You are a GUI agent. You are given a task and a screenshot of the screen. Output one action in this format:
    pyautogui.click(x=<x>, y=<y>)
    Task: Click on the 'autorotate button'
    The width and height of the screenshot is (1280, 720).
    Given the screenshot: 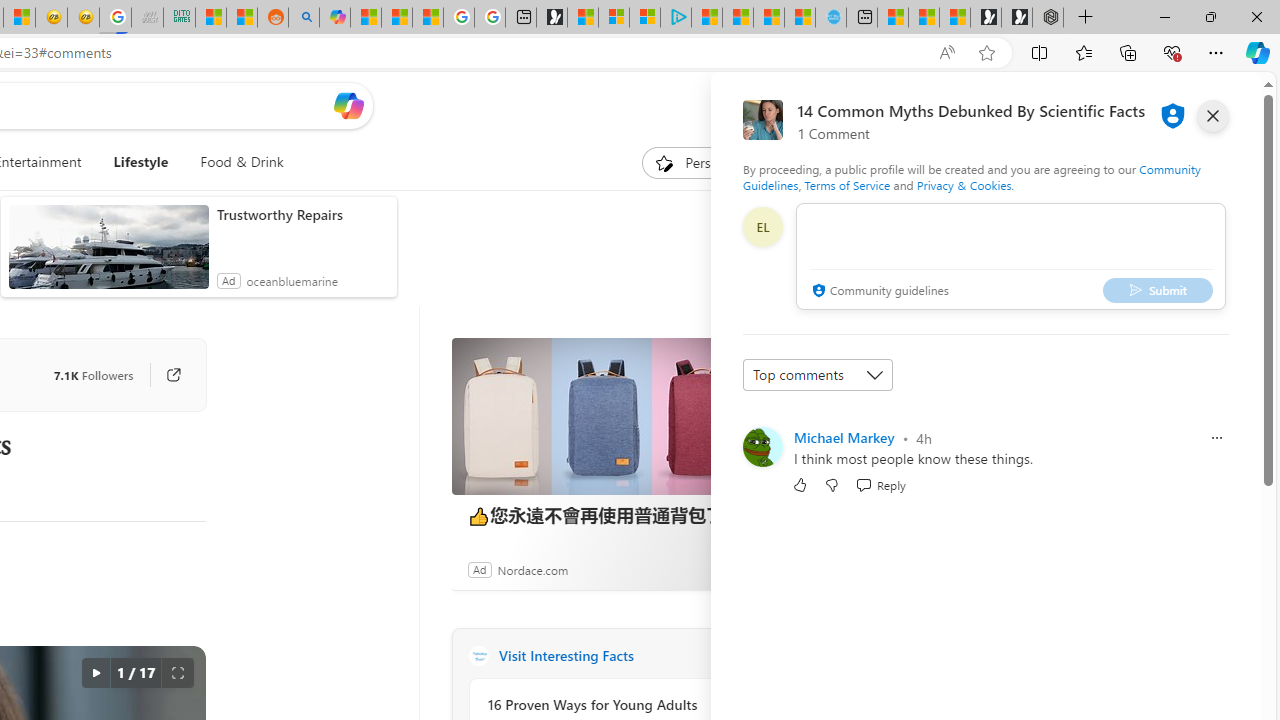 What is the action you would take?
    pyautogui.click(x=94, y=673)
    